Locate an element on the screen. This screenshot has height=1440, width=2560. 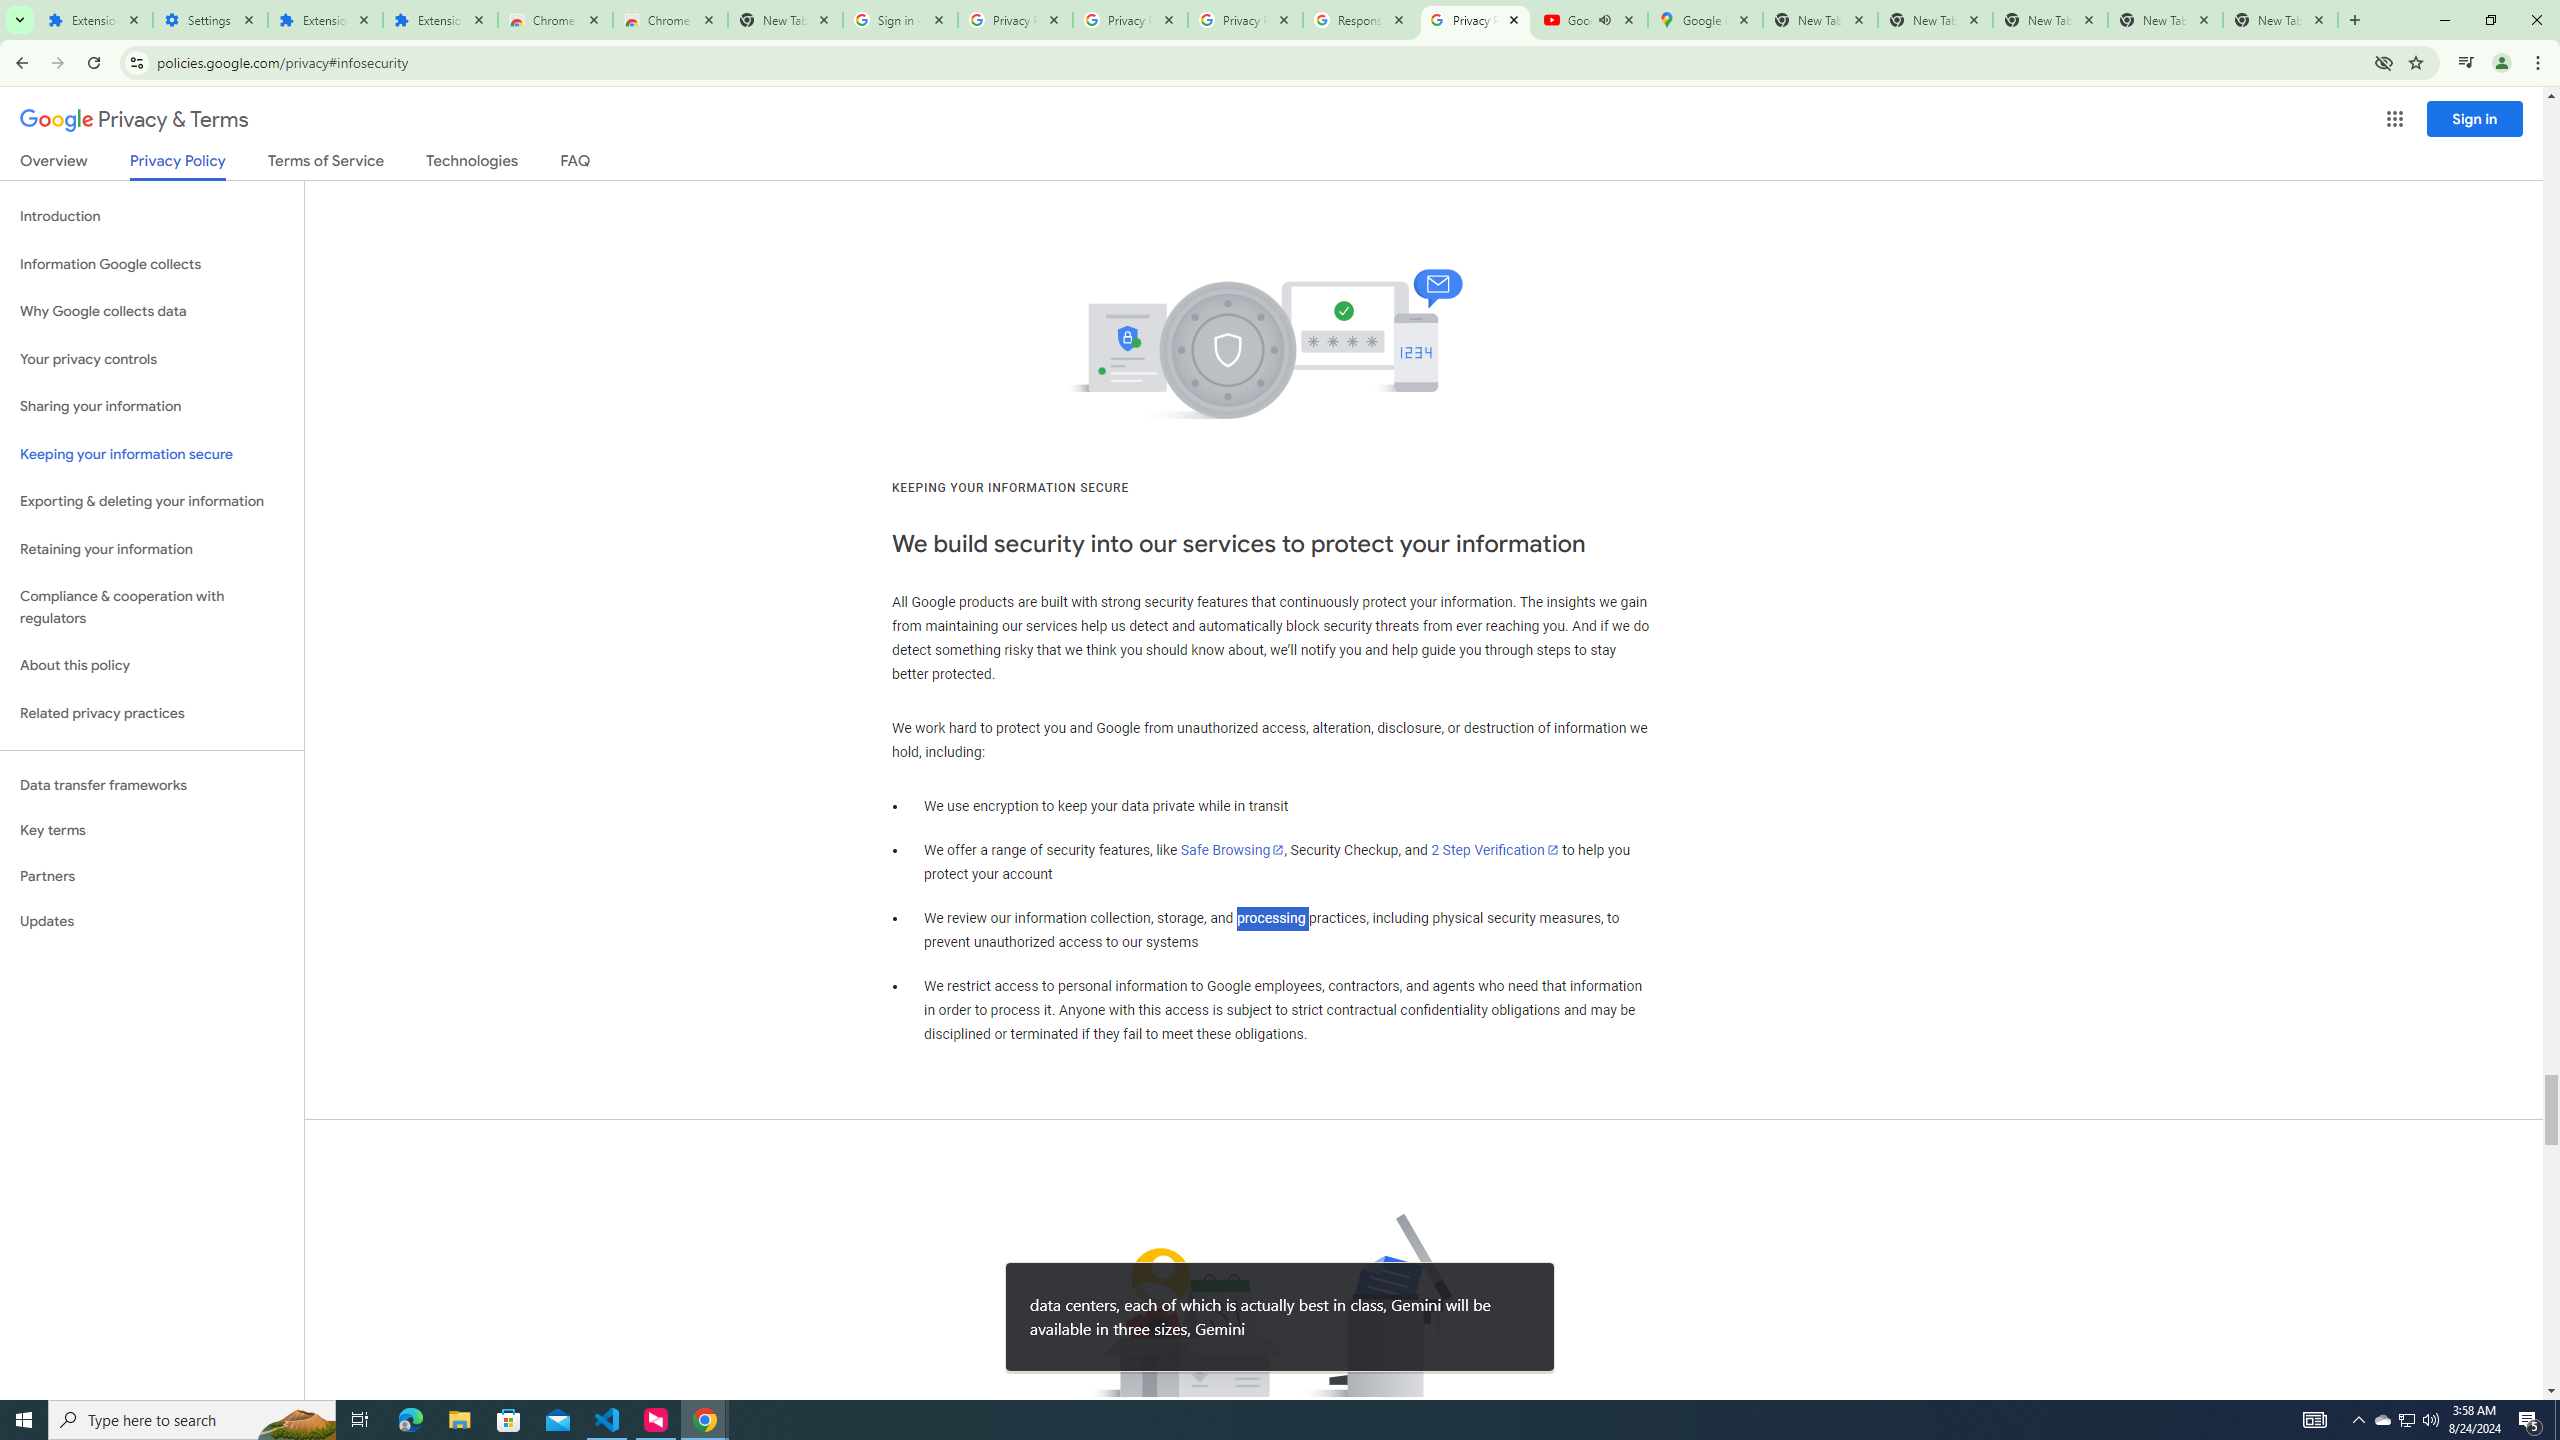
'Information Google collects' is located at coordinates (151, 264).